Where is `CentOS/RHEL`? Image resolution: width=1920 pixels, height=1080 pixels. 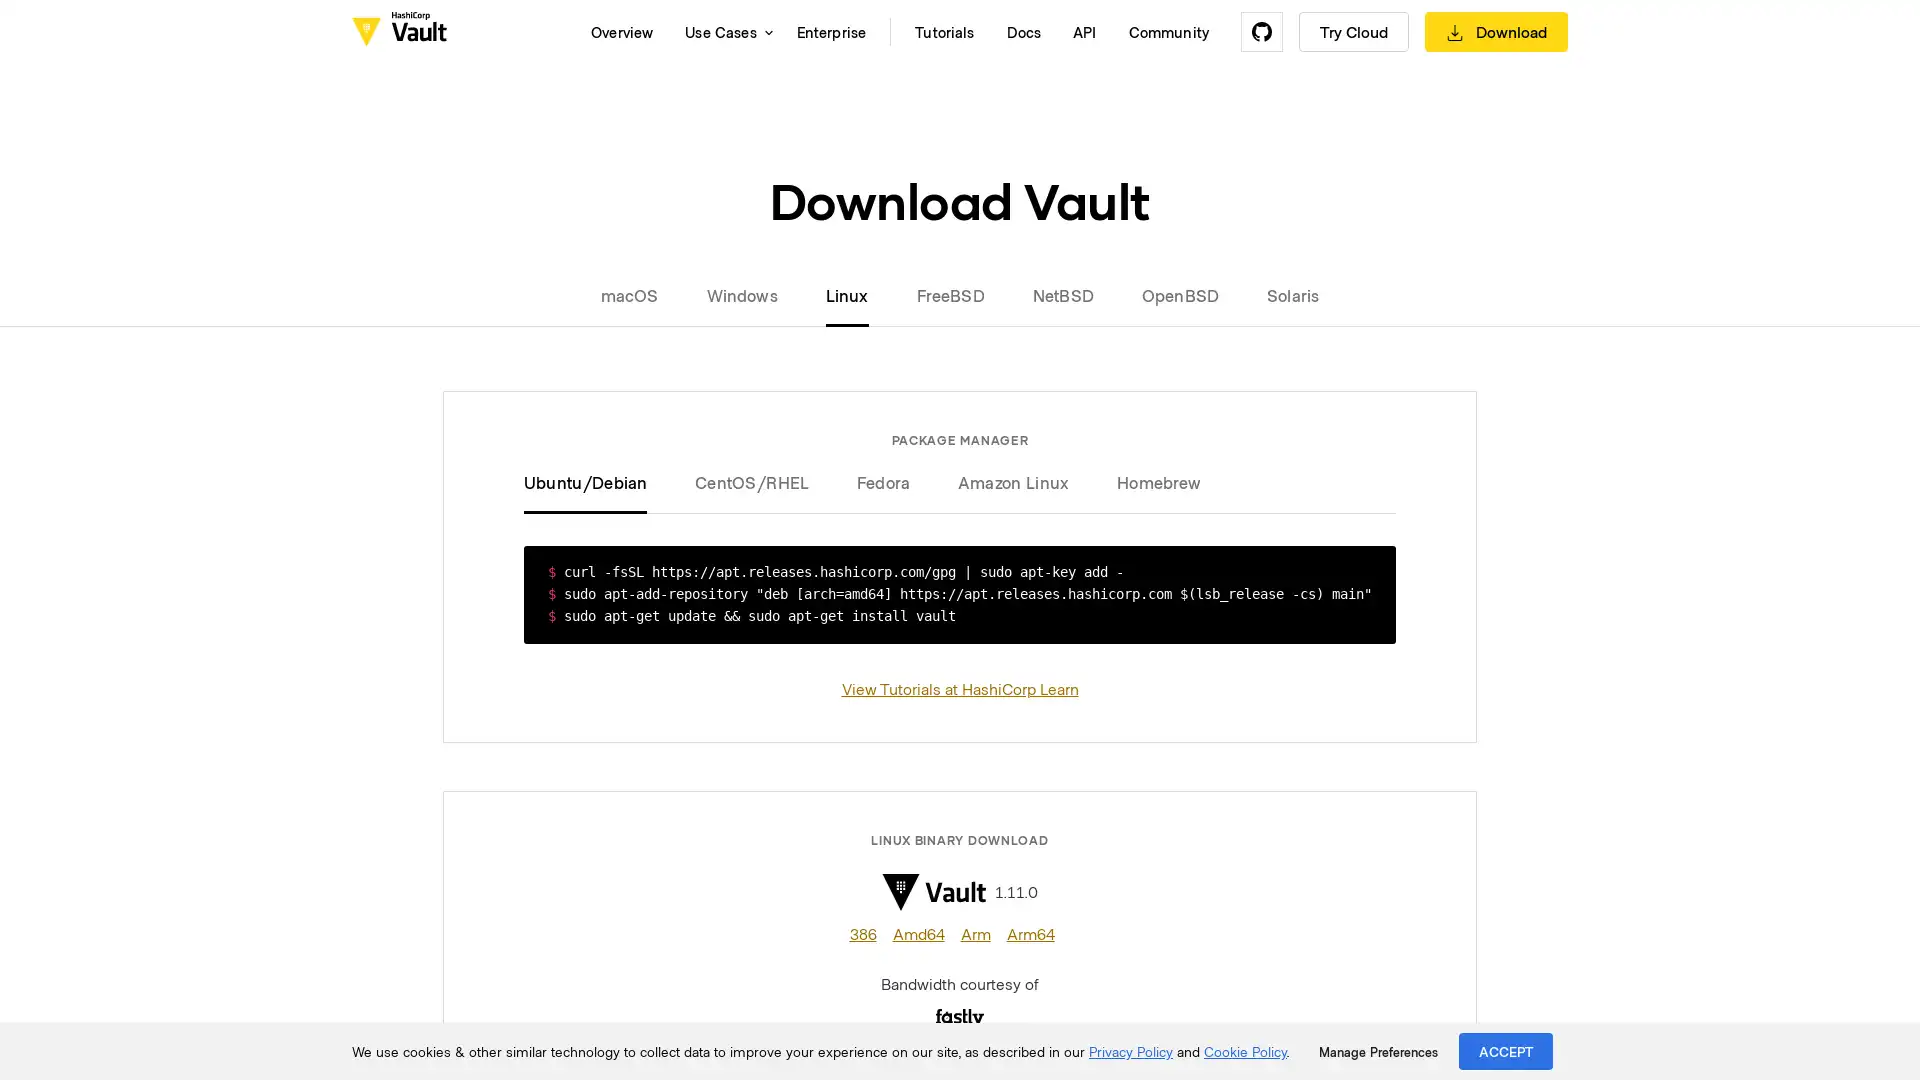
CentOS/RHEL is located at coordinates (751, 482).